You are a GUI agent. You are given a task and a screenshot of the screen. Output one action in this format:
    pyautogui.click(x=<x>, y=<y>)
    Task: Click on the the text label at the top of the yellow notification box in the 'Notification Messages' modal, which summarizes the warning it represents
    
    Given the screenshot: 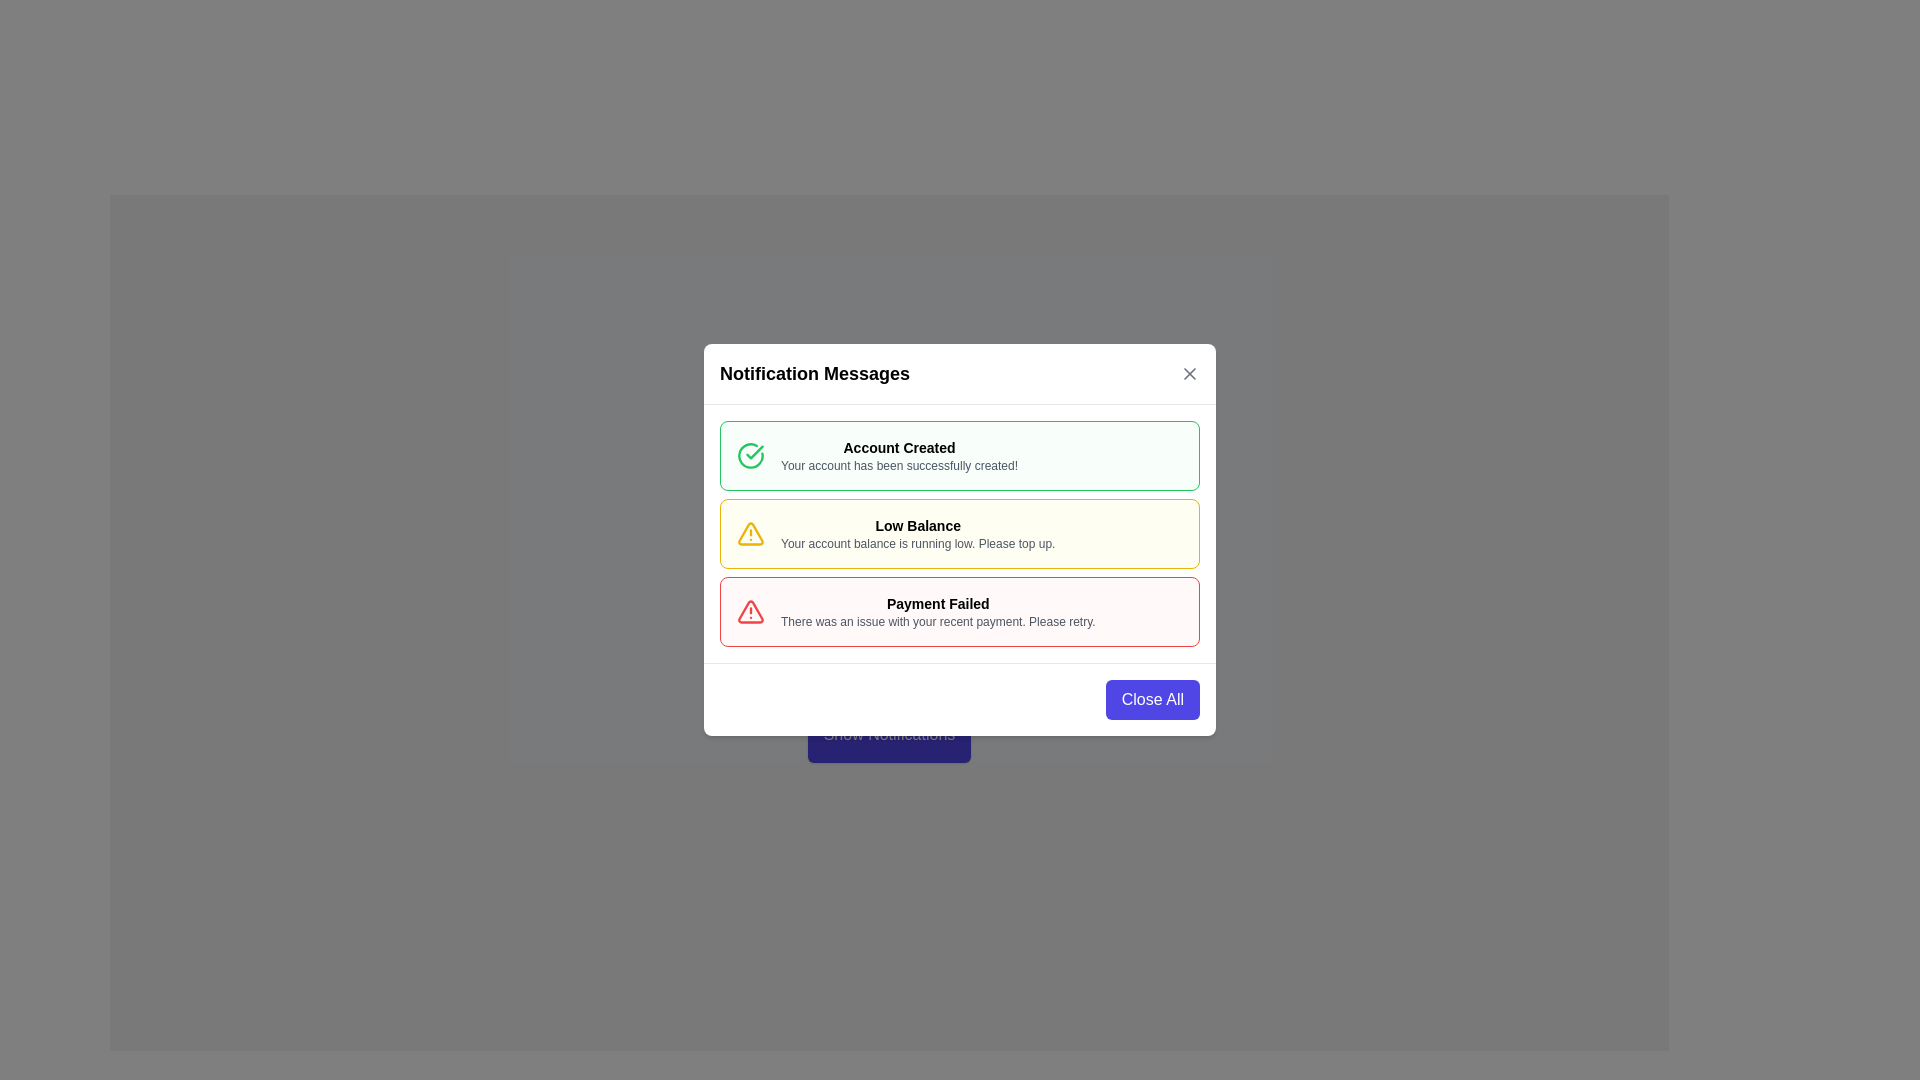 What is the action you would take?
    pyautogui.click(x=917, y=524)
    